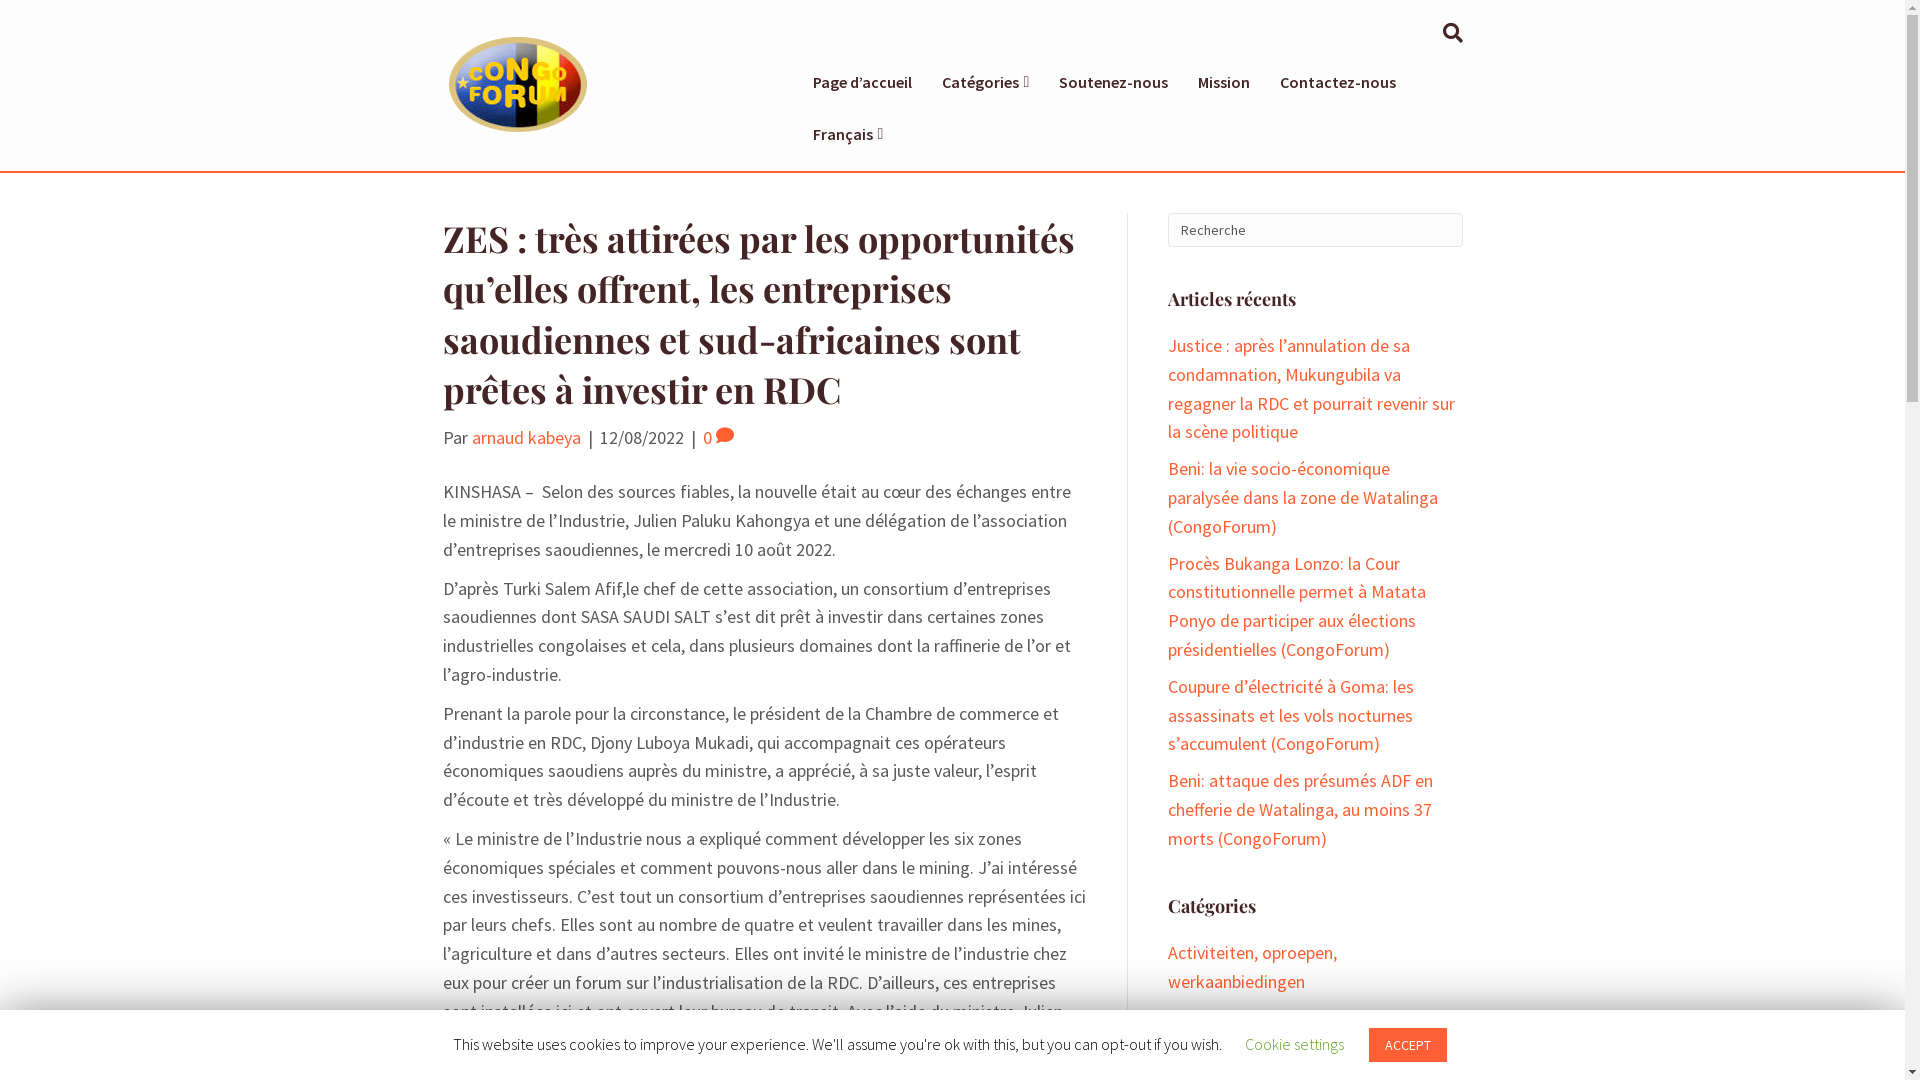  I want to click on 'Activiteiten, oproepen, werkaanbiedingen', so click(1167, 966).